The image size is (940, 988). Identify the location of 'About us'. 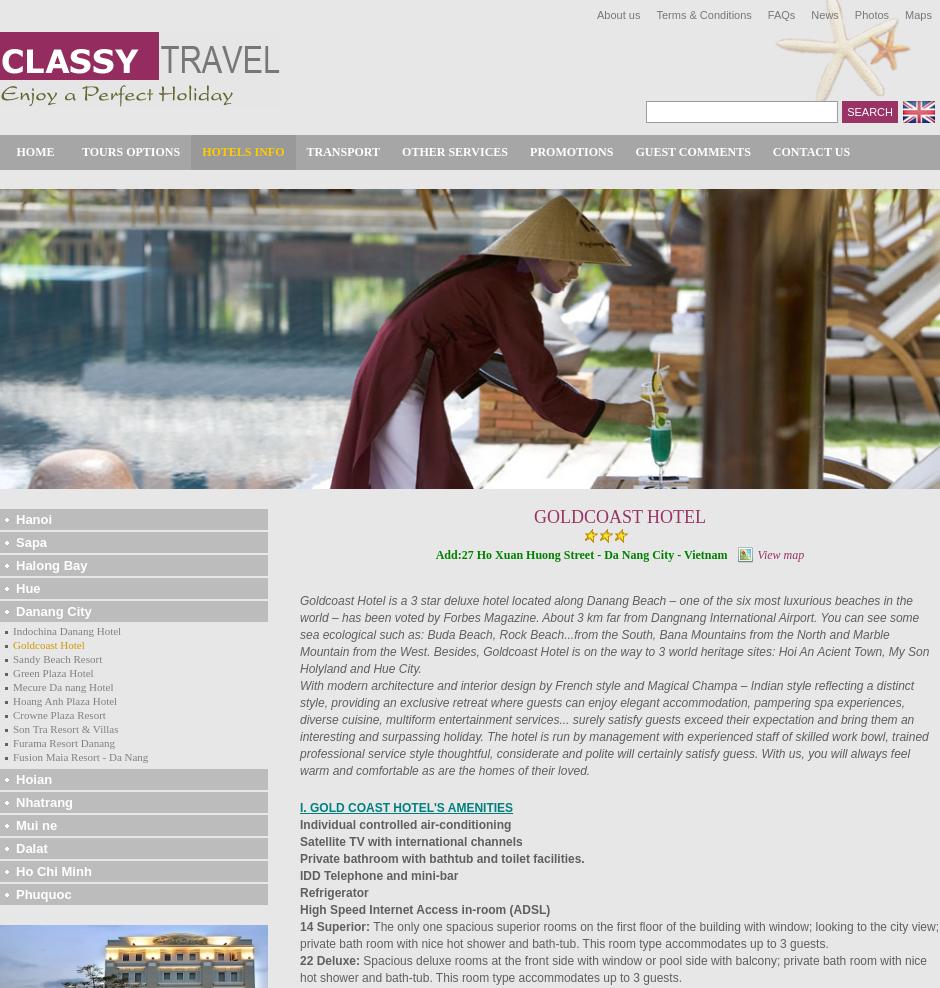
(617, 14).